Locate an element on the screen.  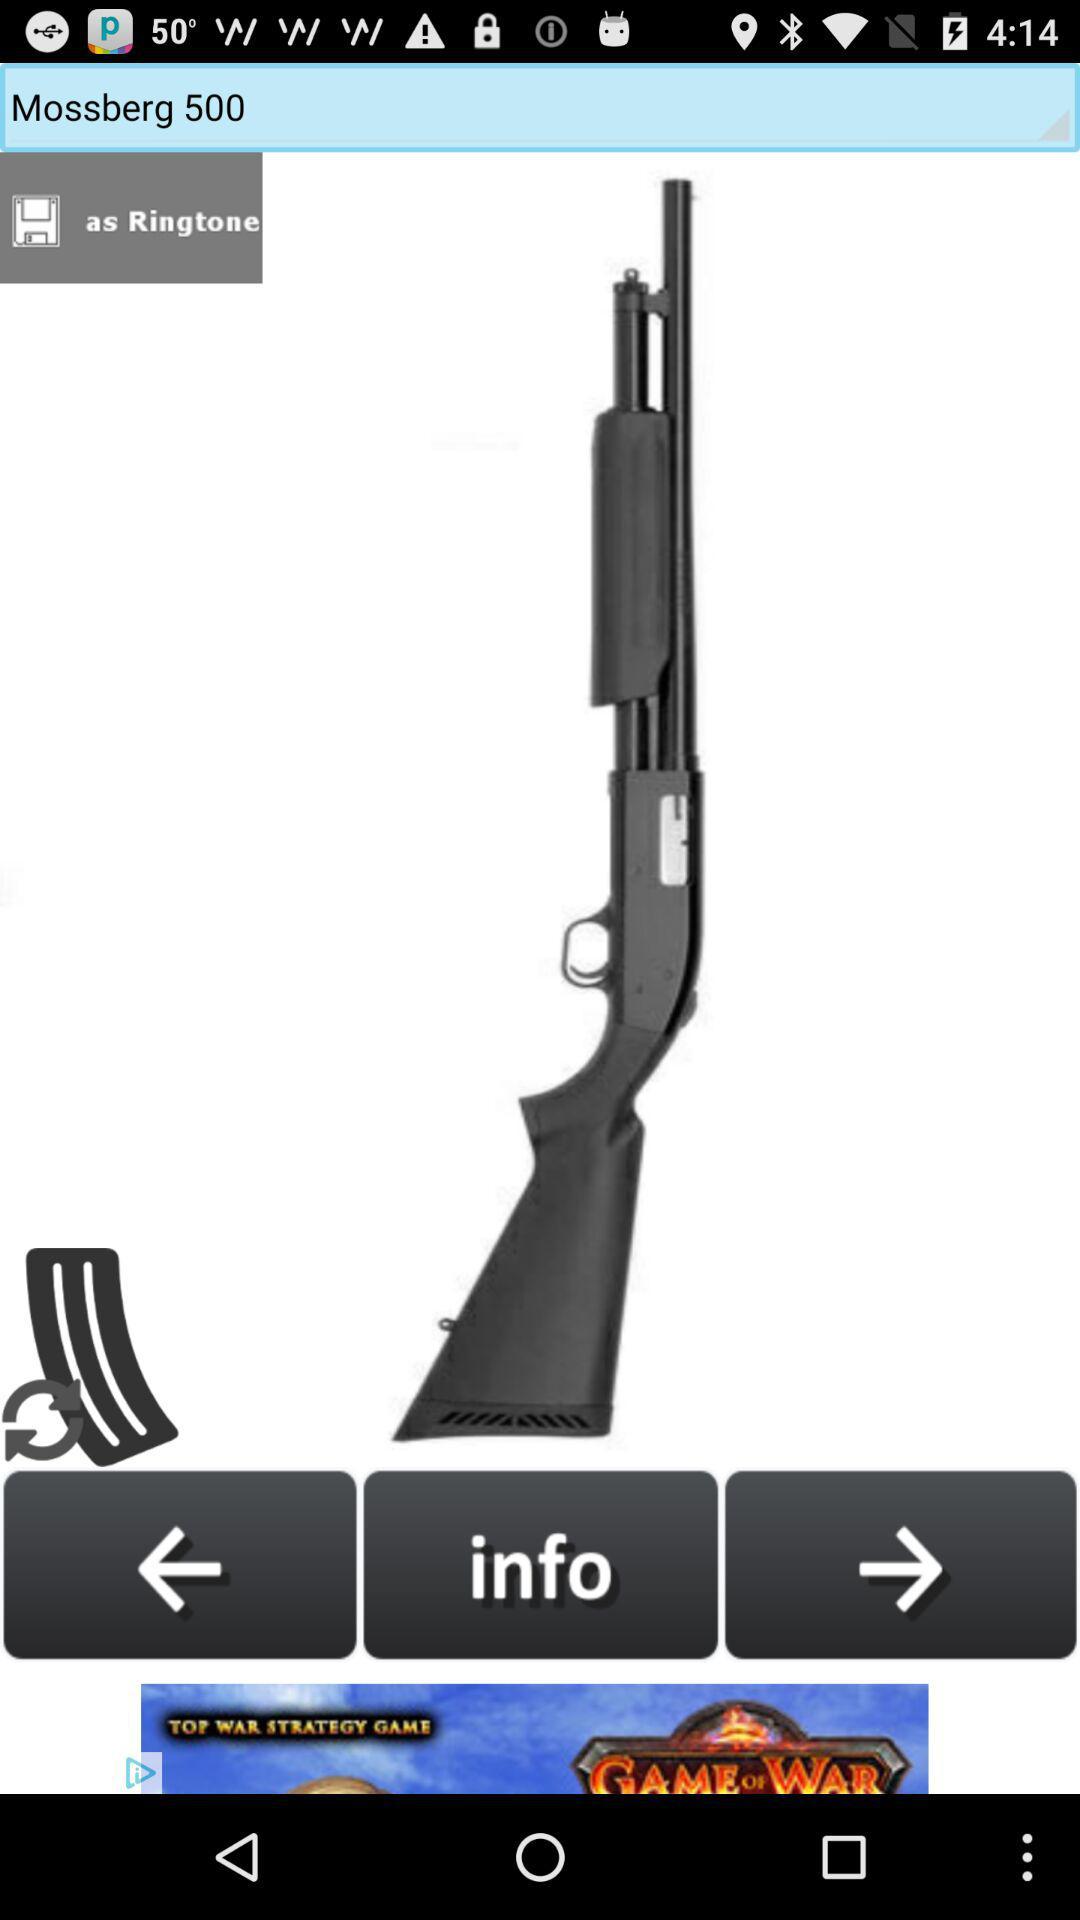
advertisement website is located at coordinates (540, 1727).